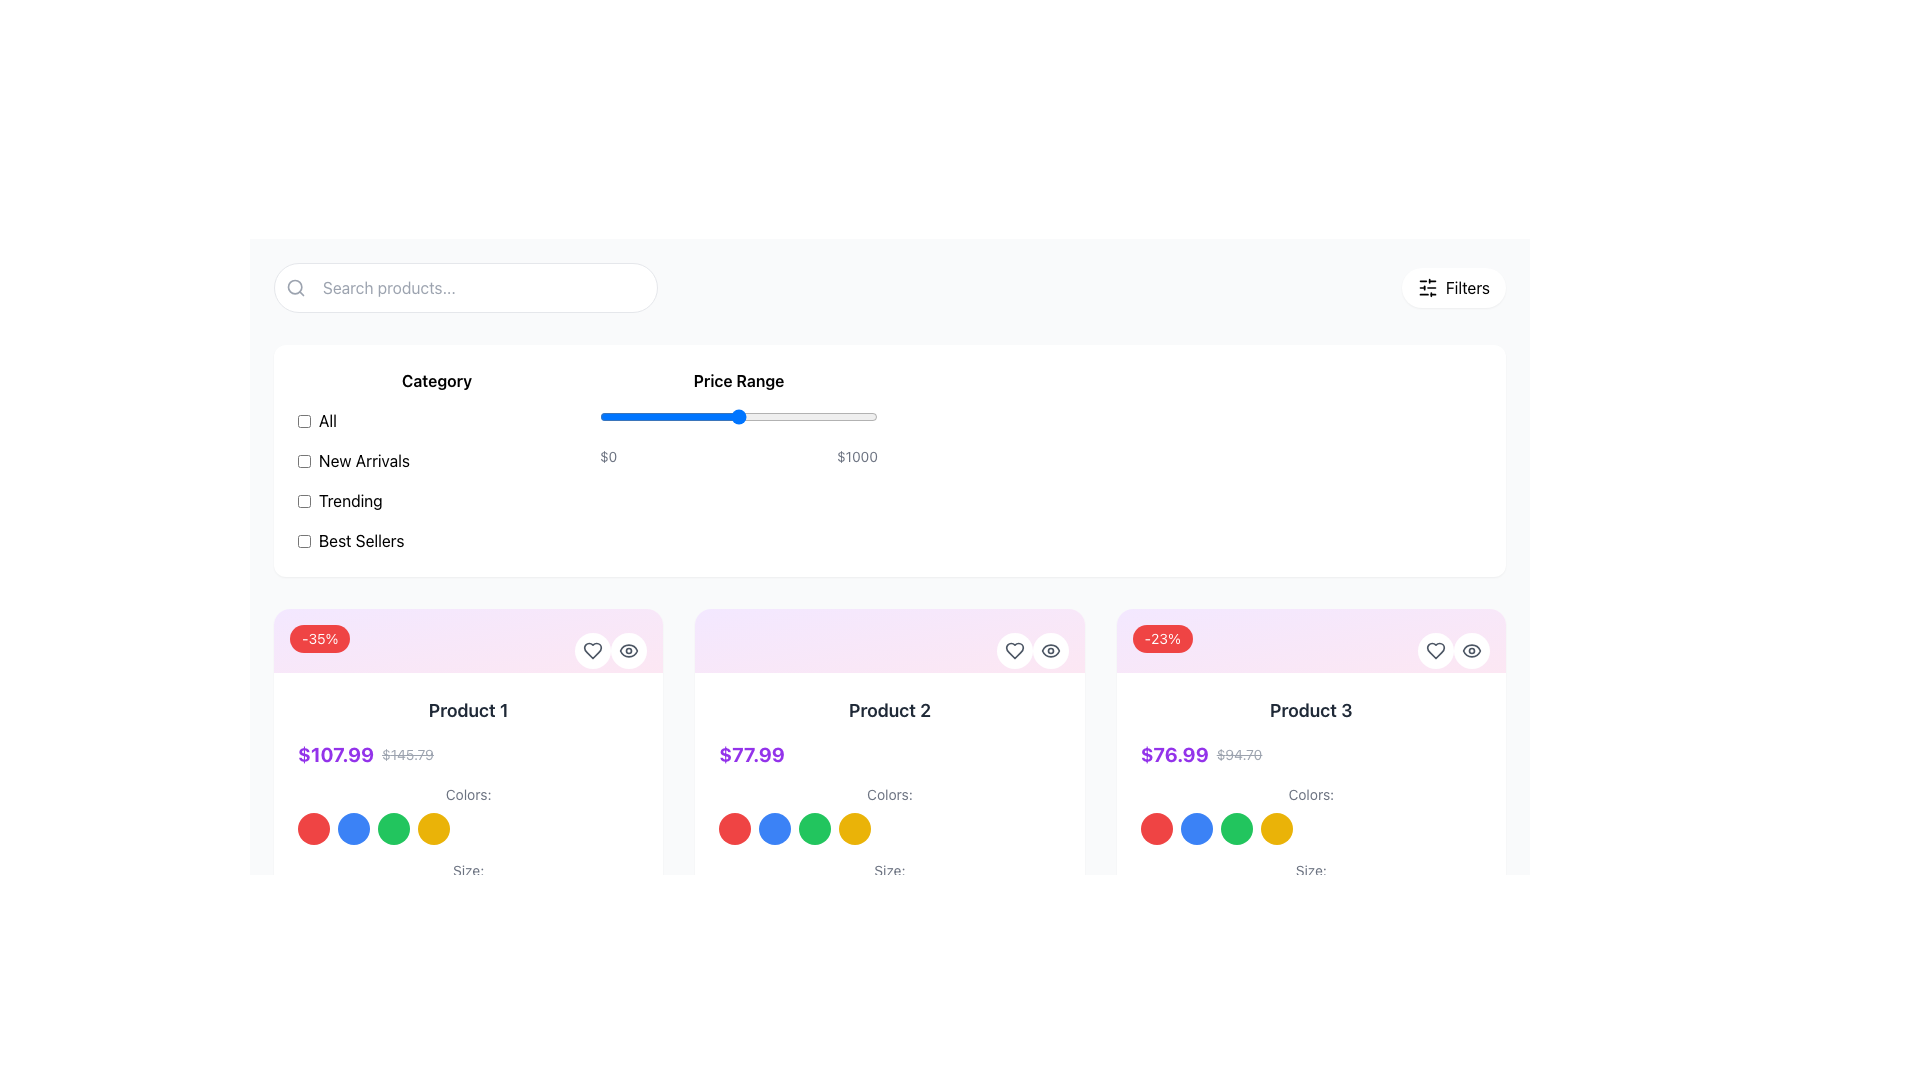  What do you see at coordinates (1014, 651) in the screenshot?
I see `the heart-shaped icon within the circular button` at bounding box center [1014, 651].